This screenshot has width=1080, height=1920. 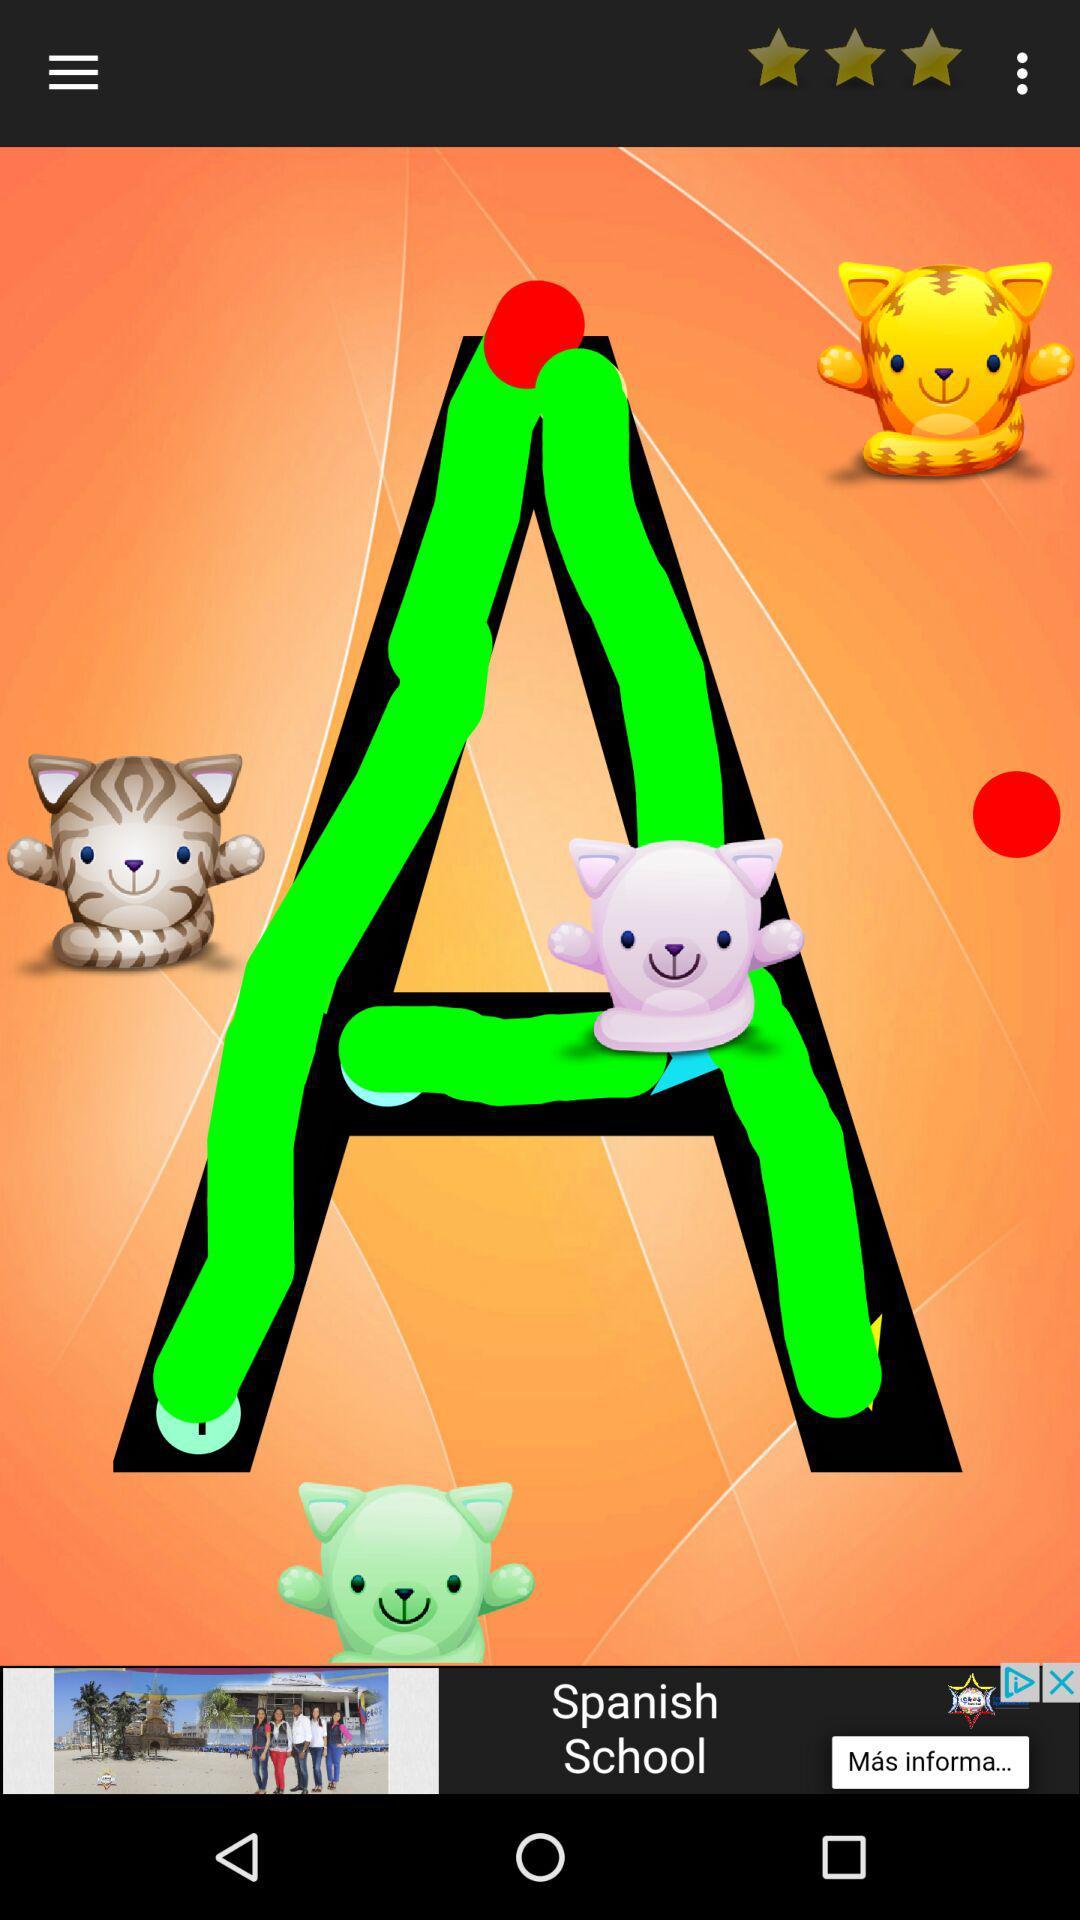 I want to click on advertisement, so click(x=540, y=1727).